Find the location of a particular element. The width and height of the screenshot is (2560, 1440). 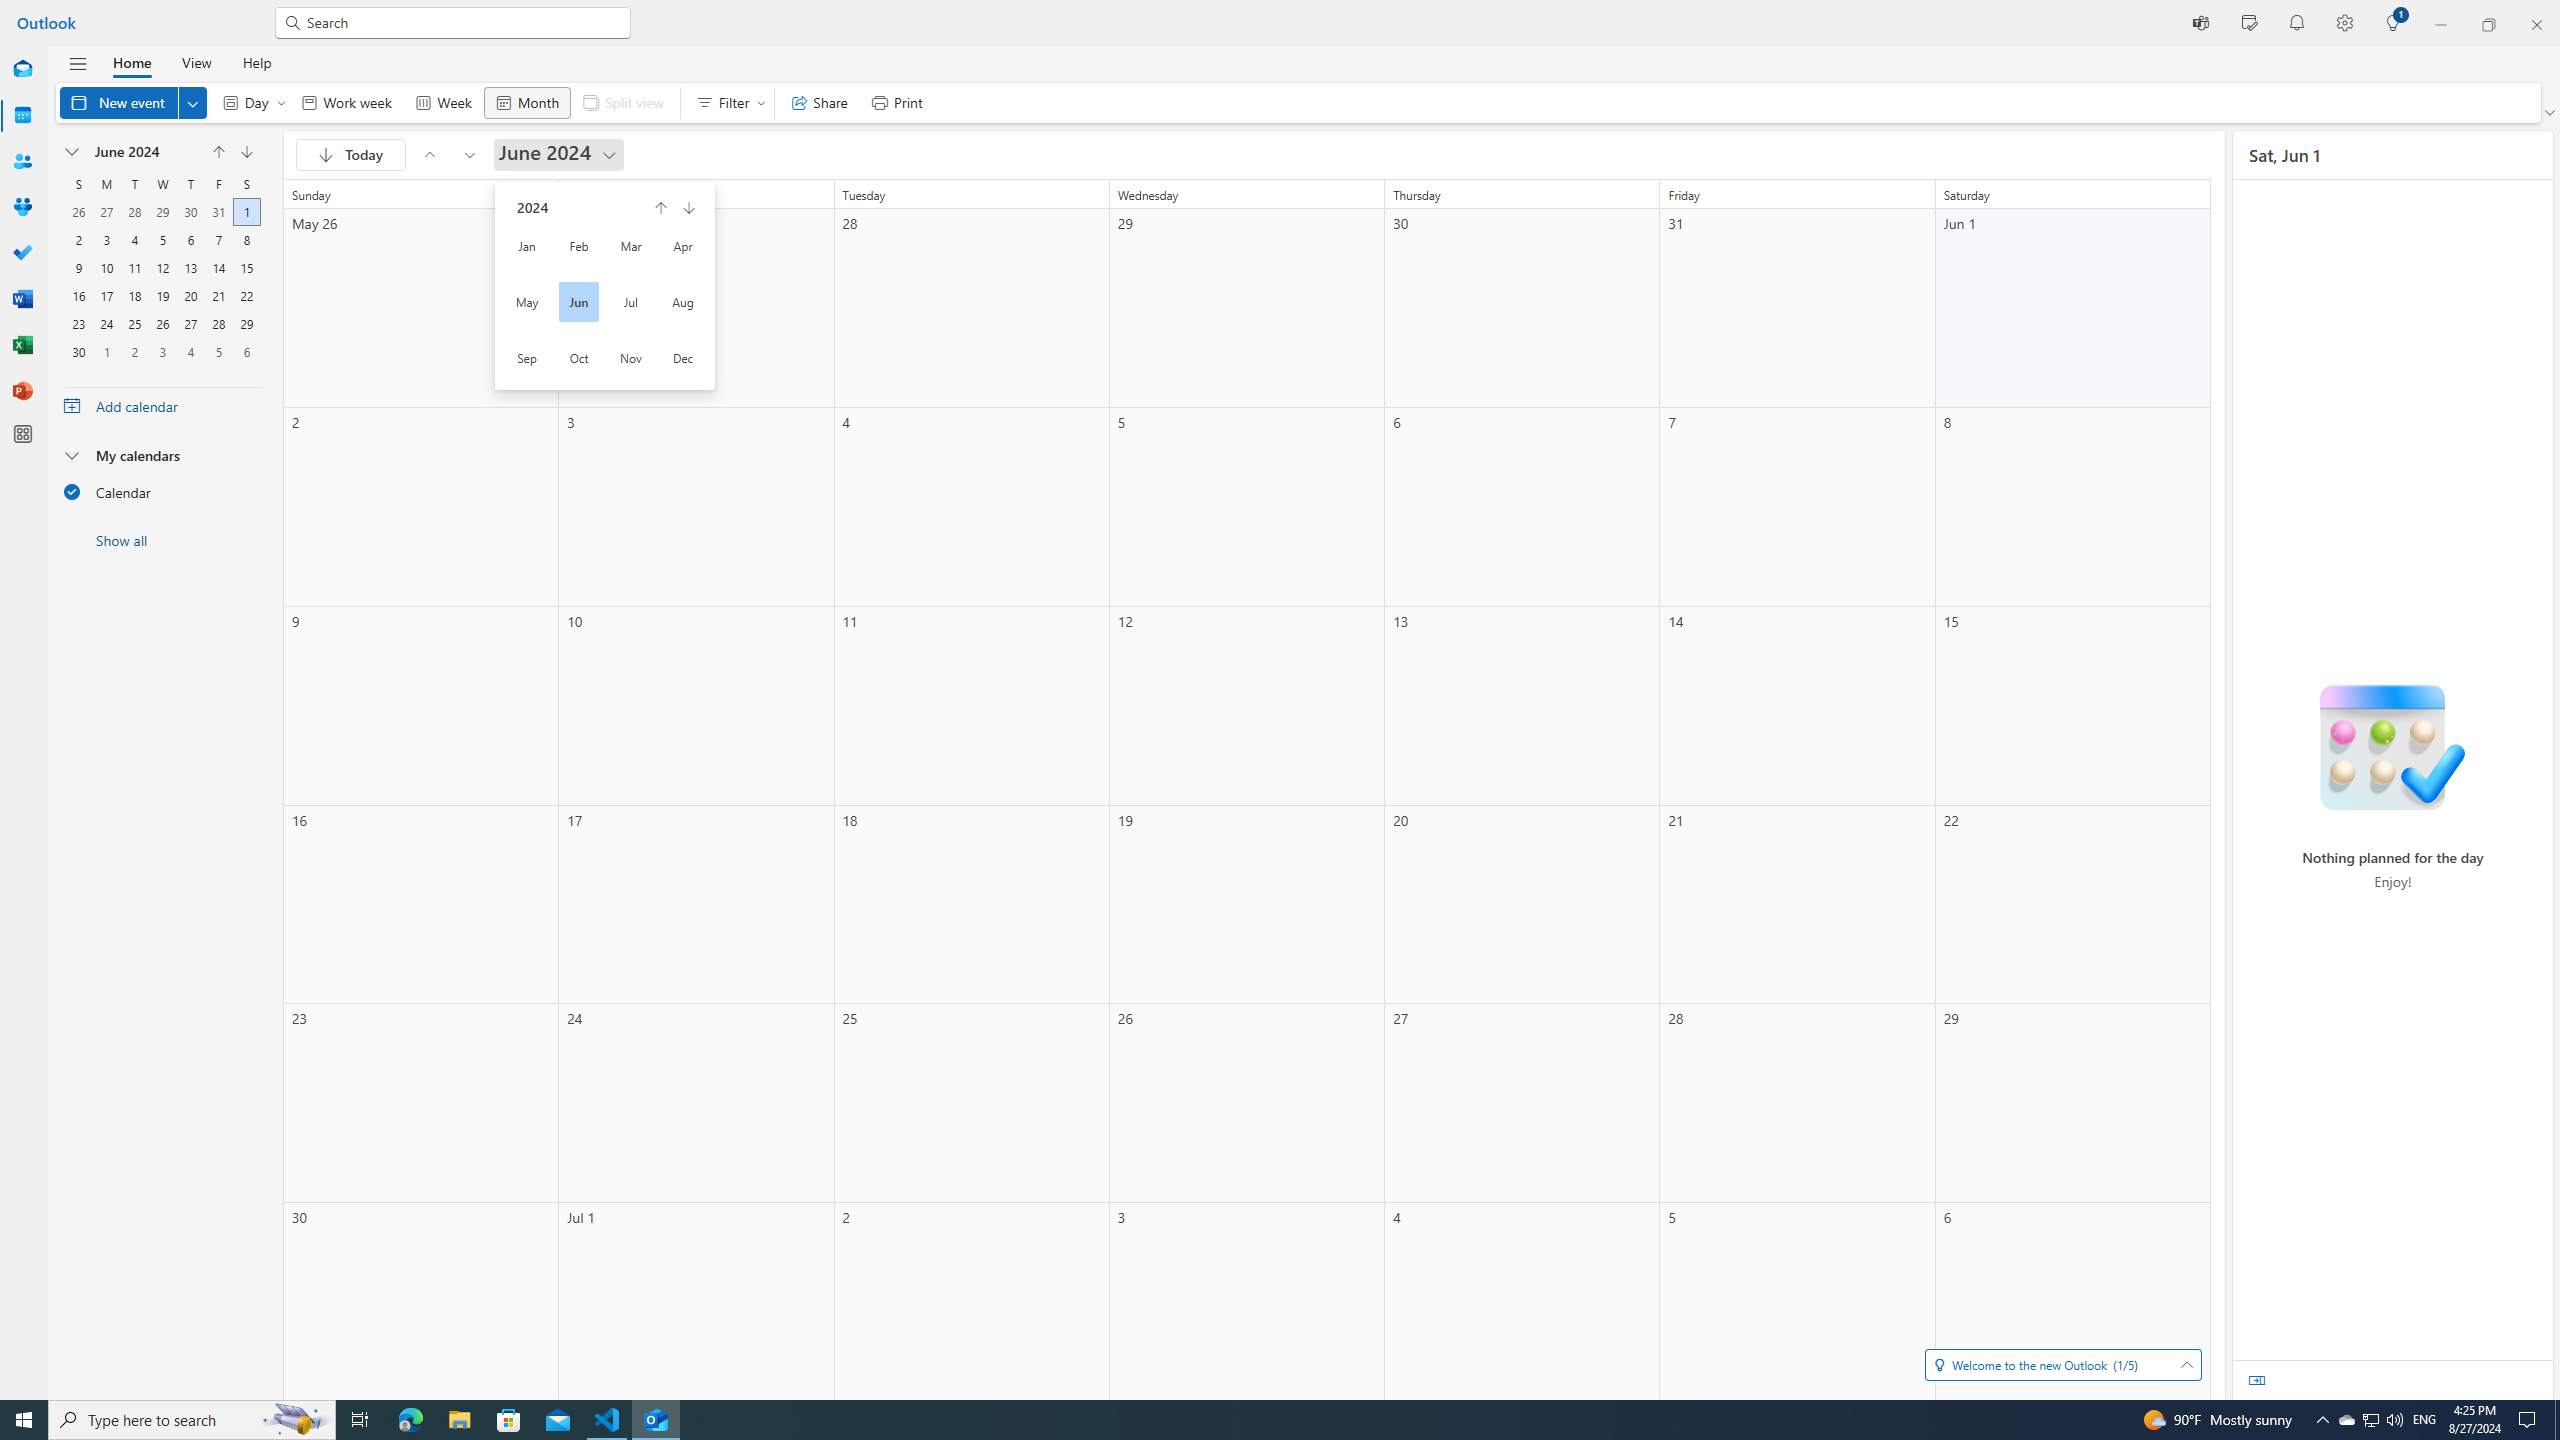

'My calendarsCalendar' is located at coordinates (162, 478).